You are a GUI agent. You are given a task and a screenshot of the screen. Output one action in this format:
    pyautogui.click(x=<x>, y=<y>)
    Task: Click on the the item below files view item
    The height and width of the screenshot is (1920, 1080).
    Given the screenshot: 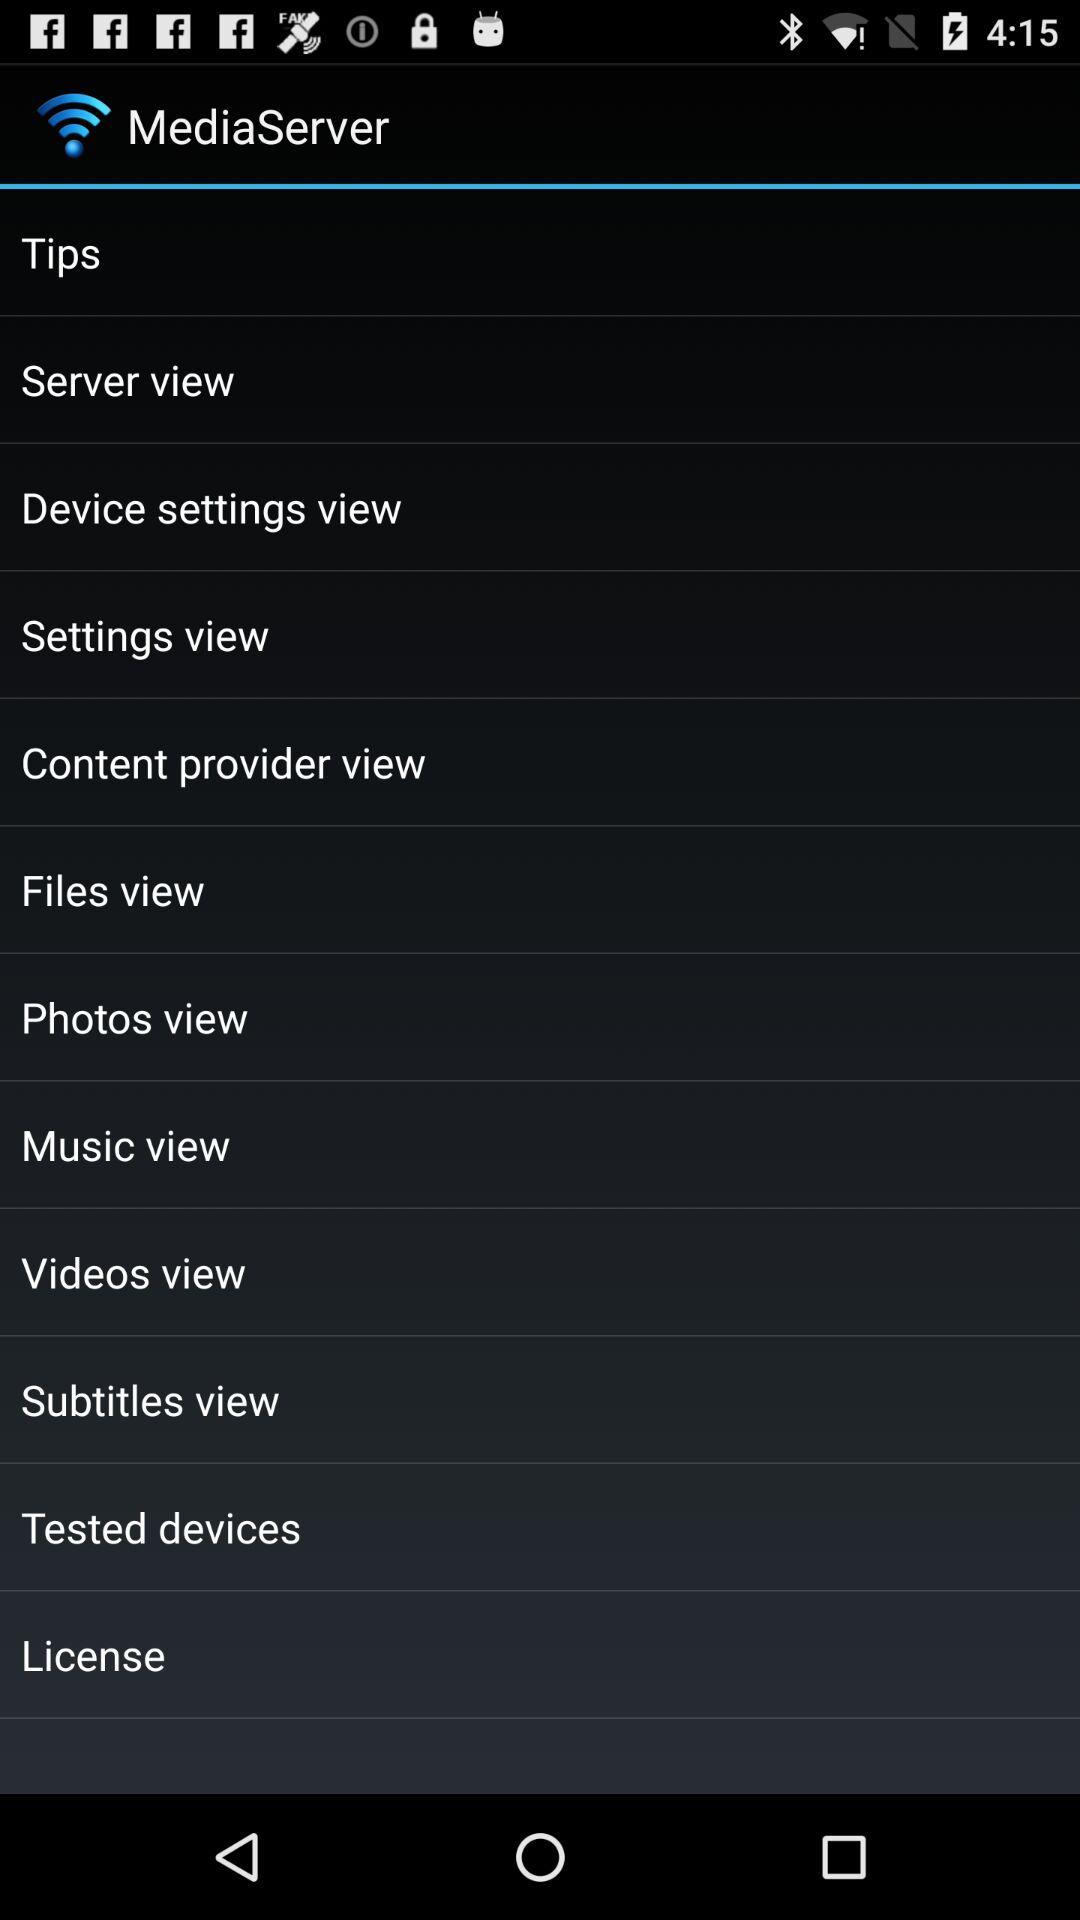 What is the action you would take?
    pyautogui.click(x=540, y=1017)
    